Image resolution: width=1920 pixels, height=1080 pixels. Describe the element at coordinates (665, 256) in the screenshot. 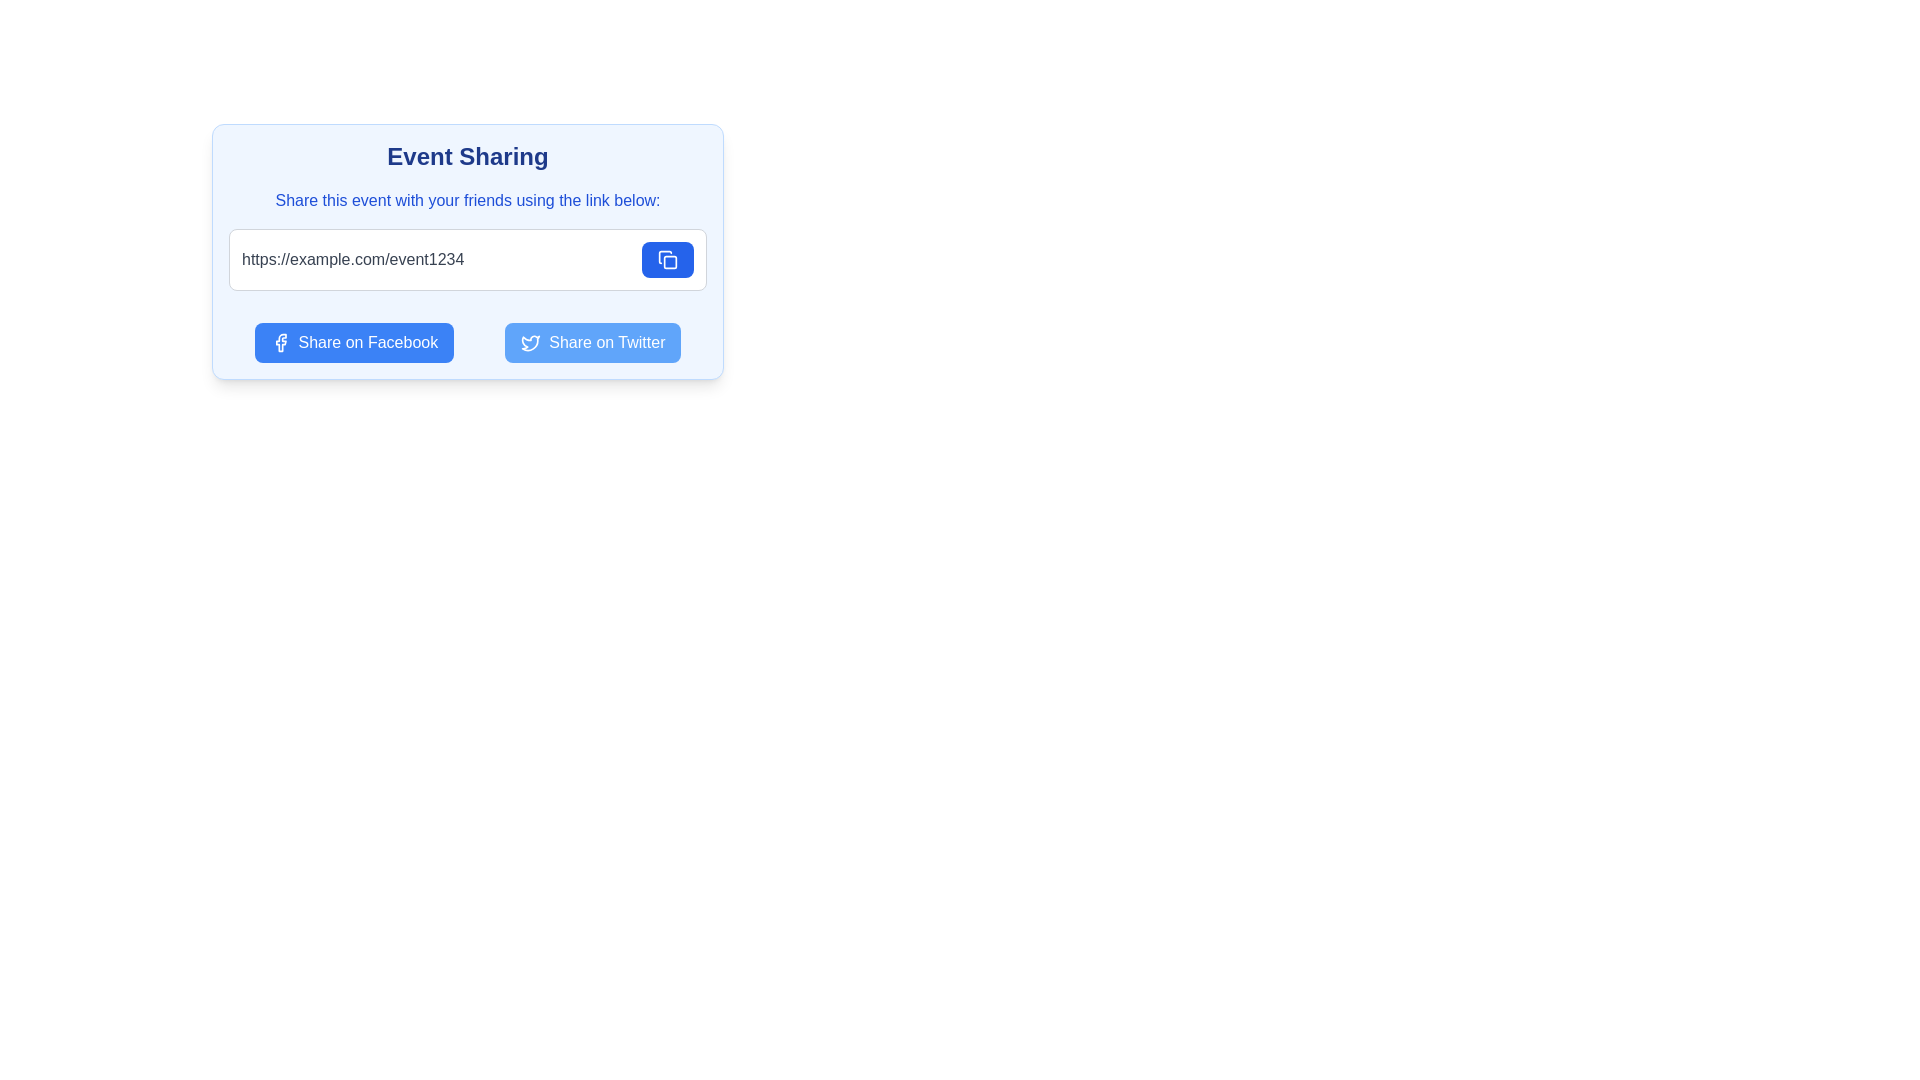

I see `the SVG icon representing the copying functionality located to the right of the text input field displaying a link` at that location.